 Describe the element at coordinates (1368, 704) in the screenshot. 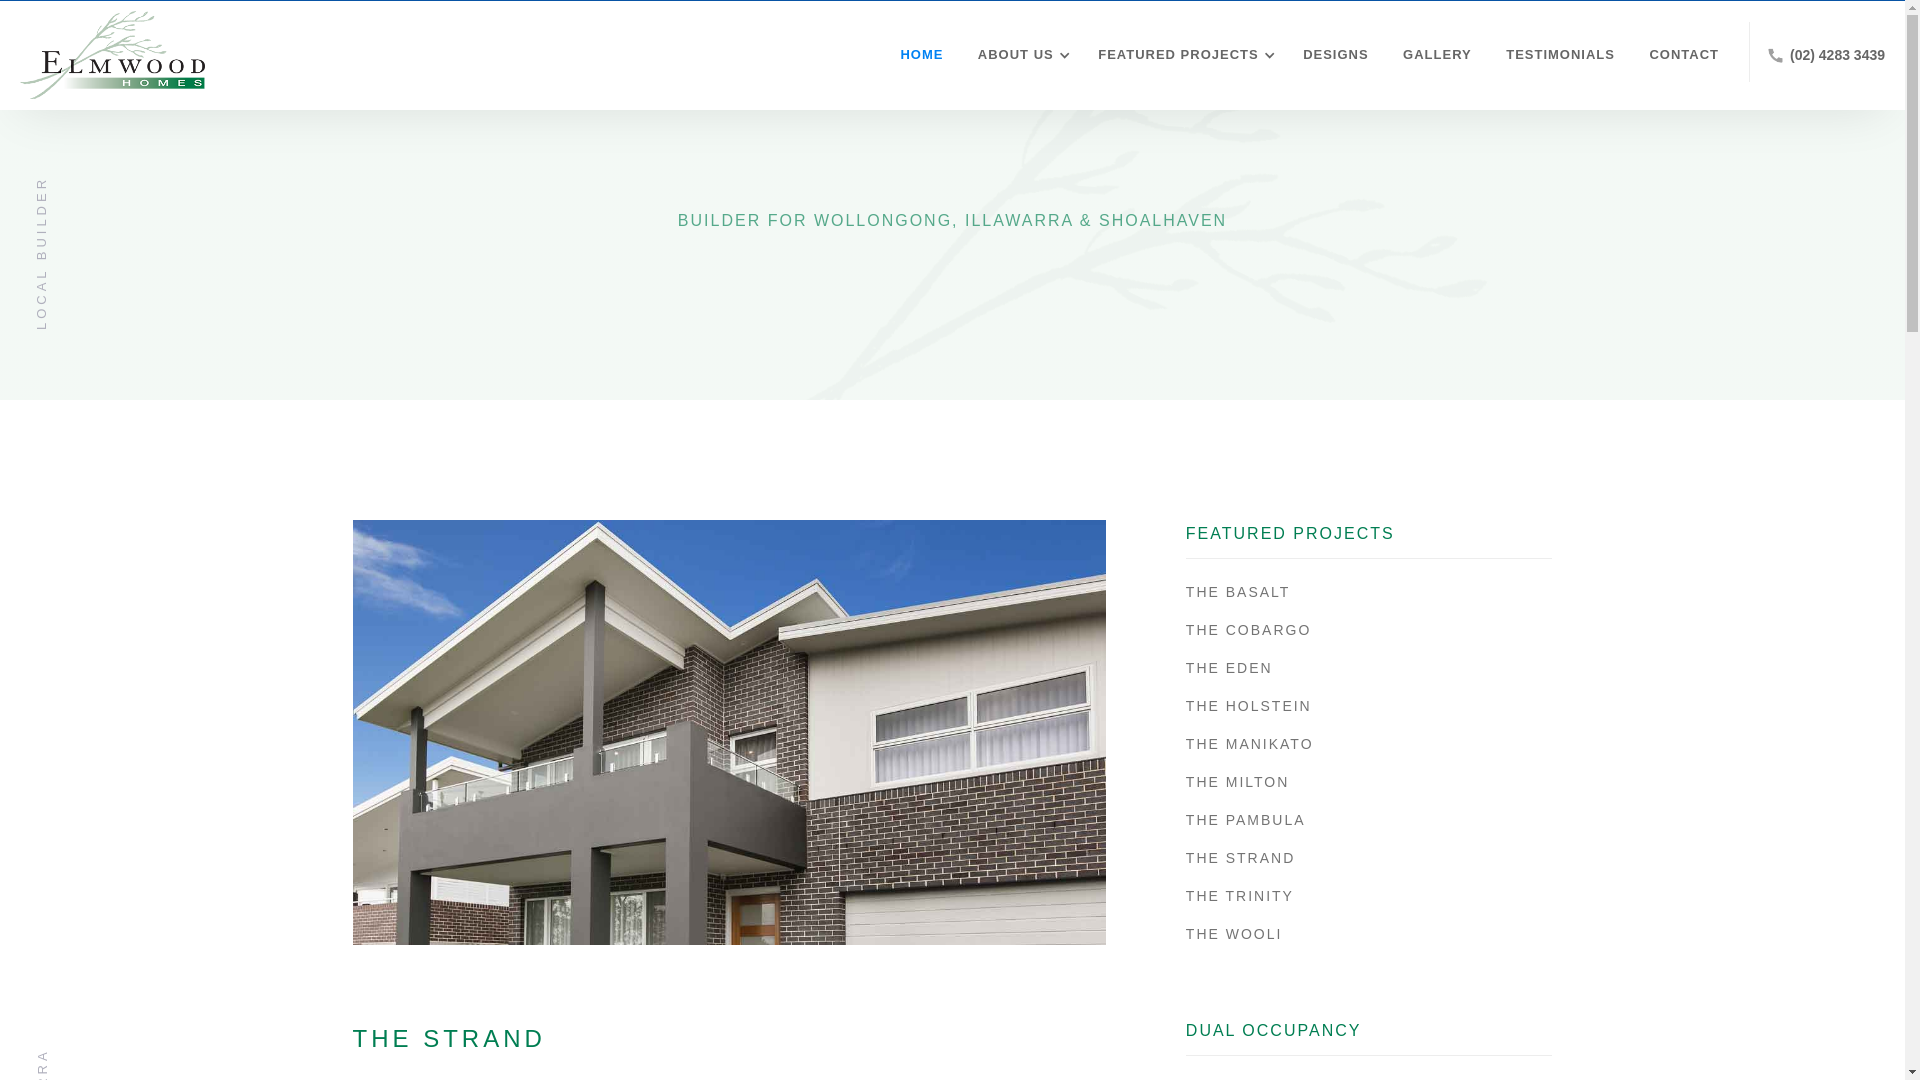

I see `'THE HOLSTEIN'` at that location.